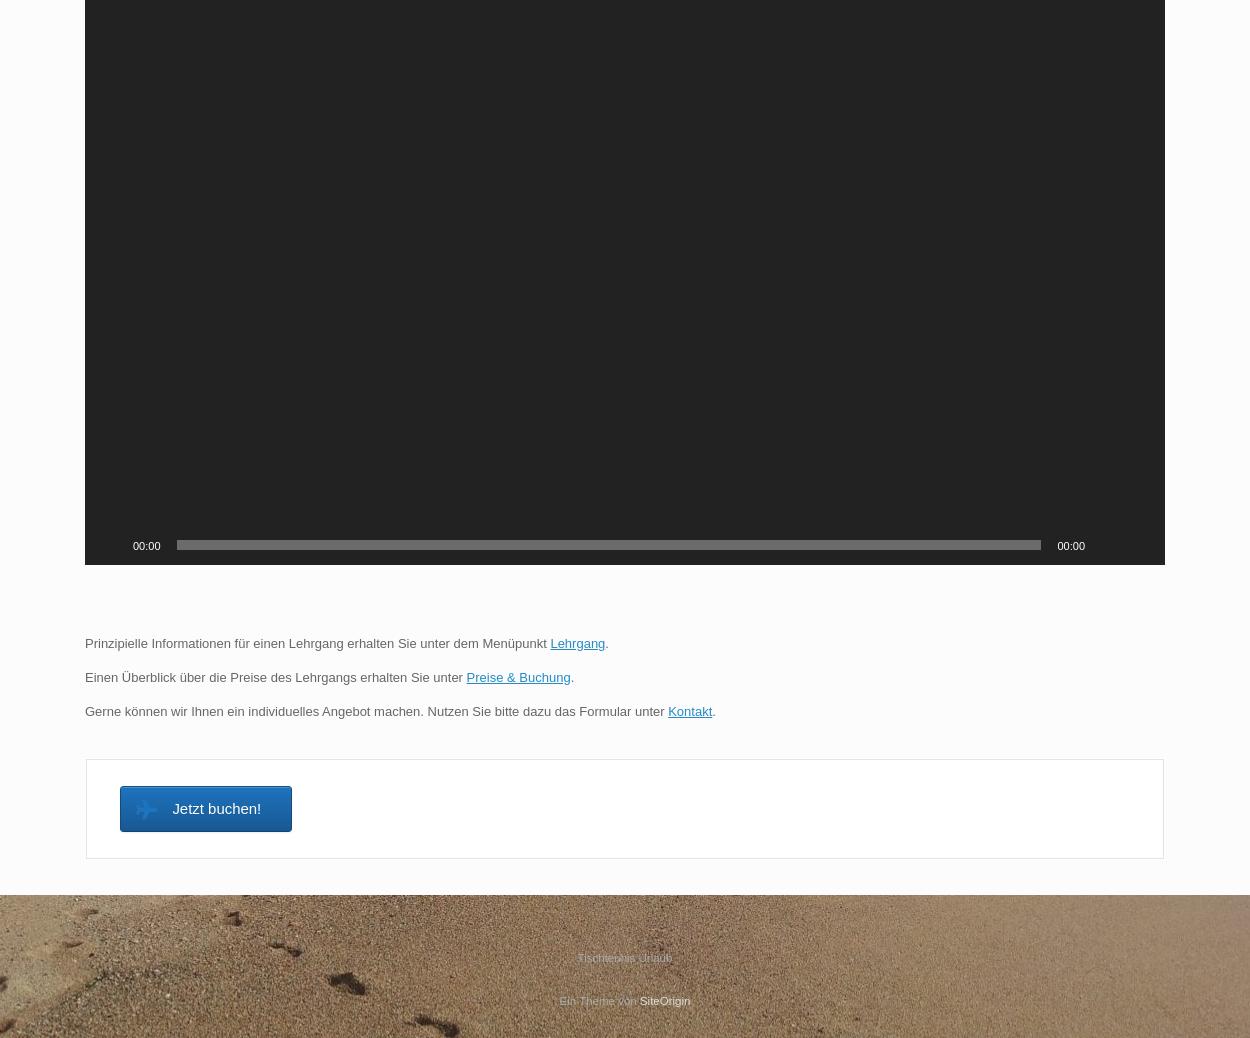 The image size is (1250, 1038). Describe the element at coordinates (376, 709) in the screenshot. I see `'Gerne können wir Ihnen ein individuelles Angebot machen. Nutzen Sie bitte dazu das Formular unter'` at that location.